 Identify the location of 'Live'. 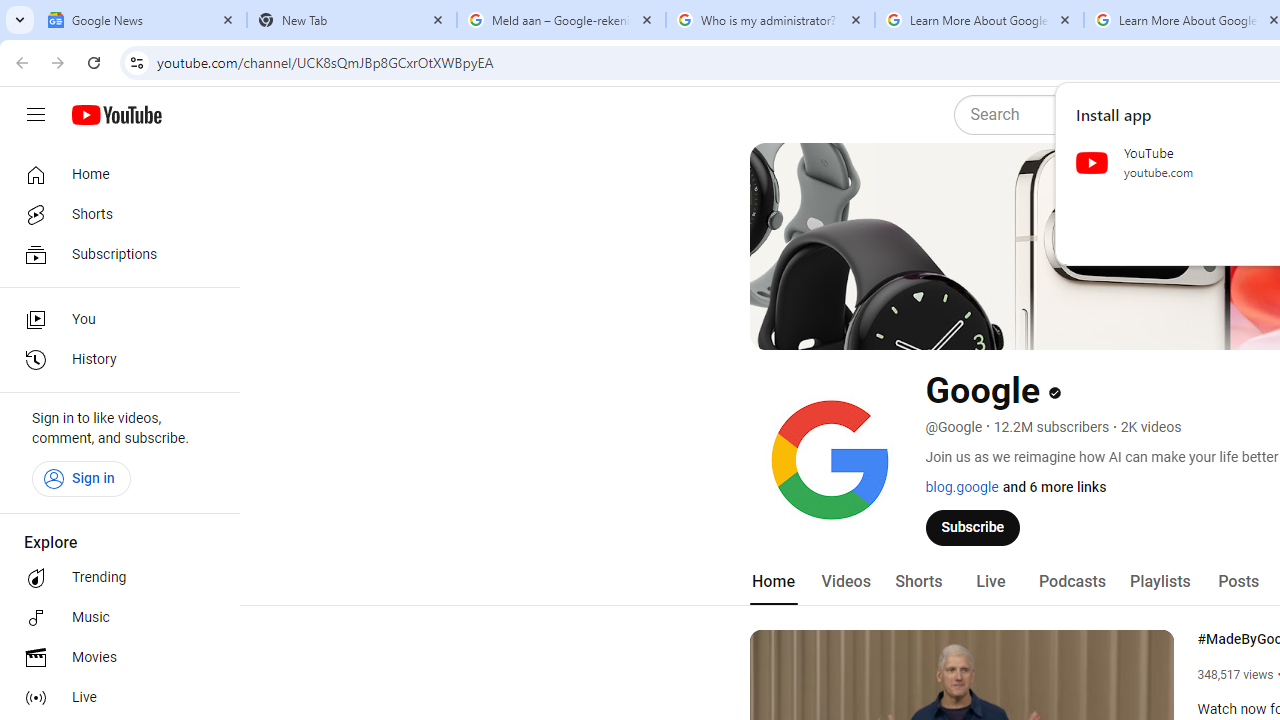
(112, 697).